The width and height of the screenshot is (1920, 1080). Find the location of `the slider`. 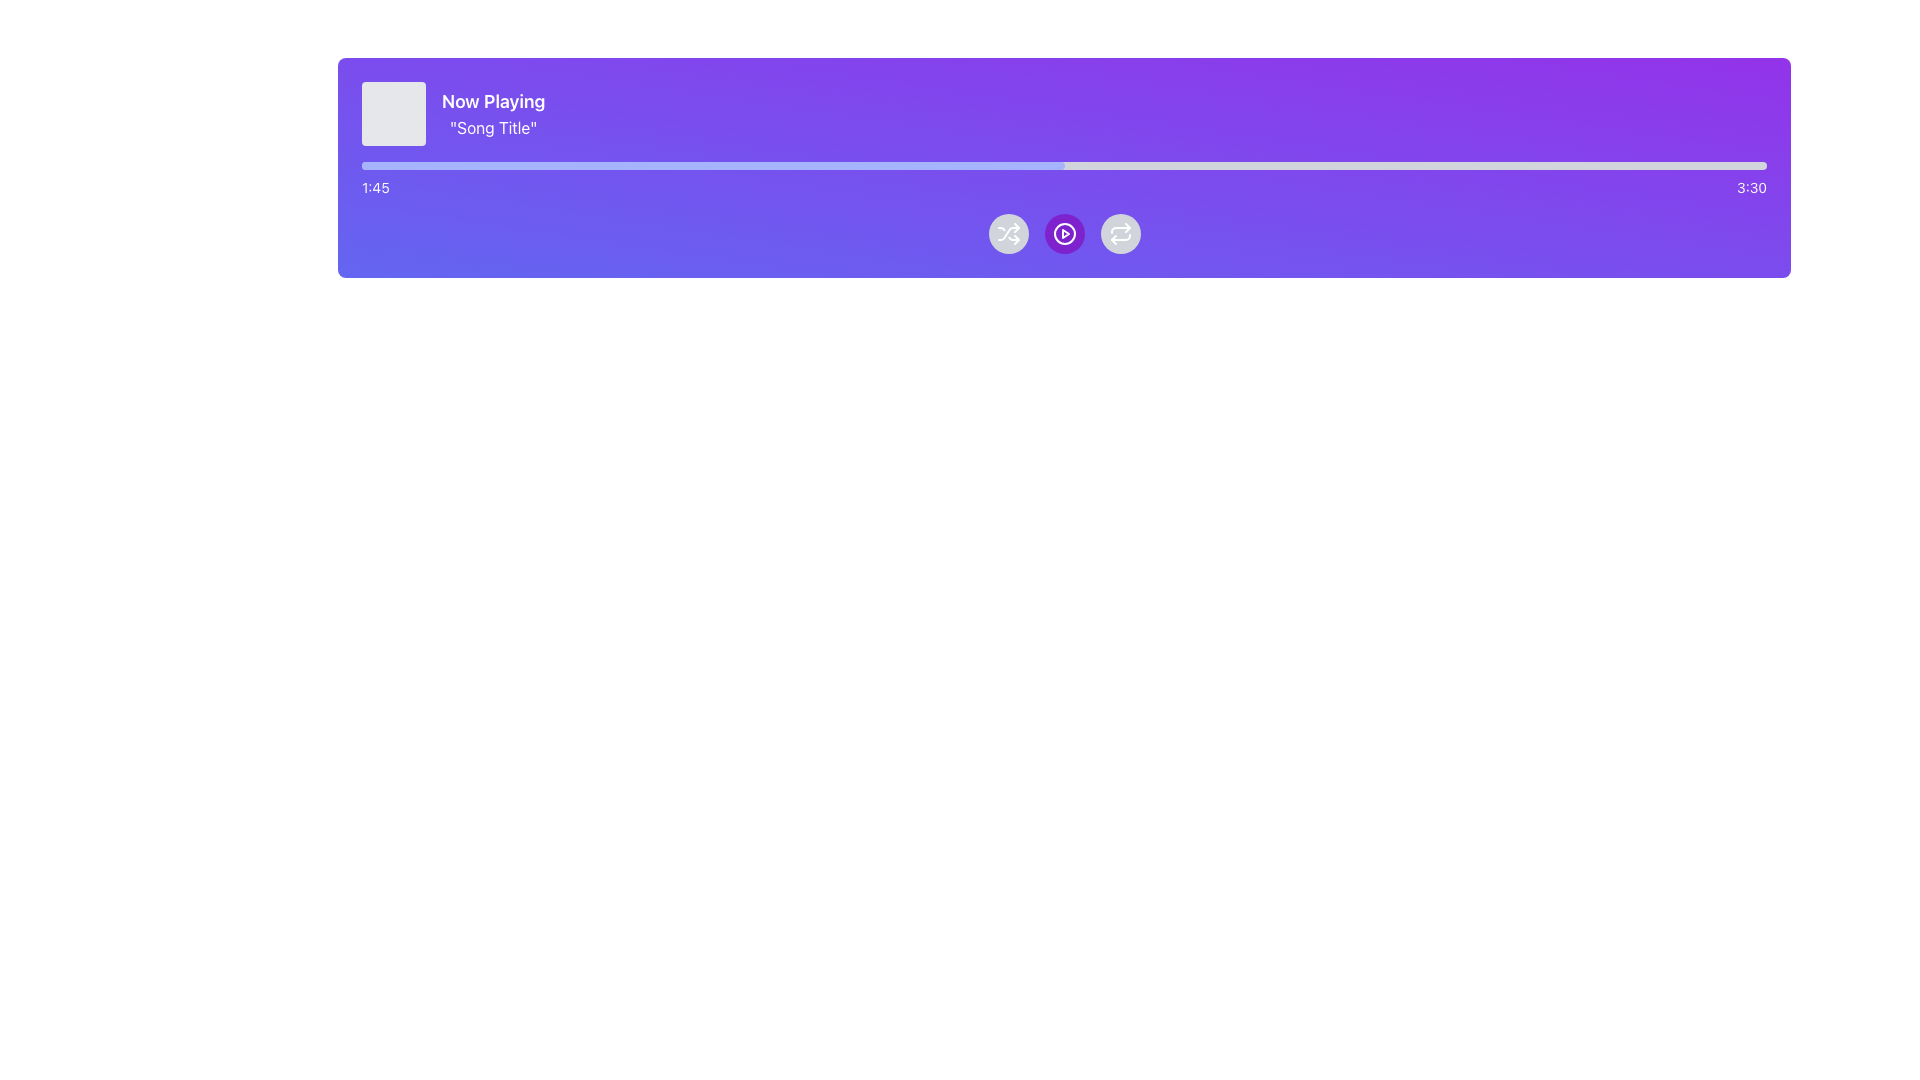

the slider is located at coordinates (1158, 164).